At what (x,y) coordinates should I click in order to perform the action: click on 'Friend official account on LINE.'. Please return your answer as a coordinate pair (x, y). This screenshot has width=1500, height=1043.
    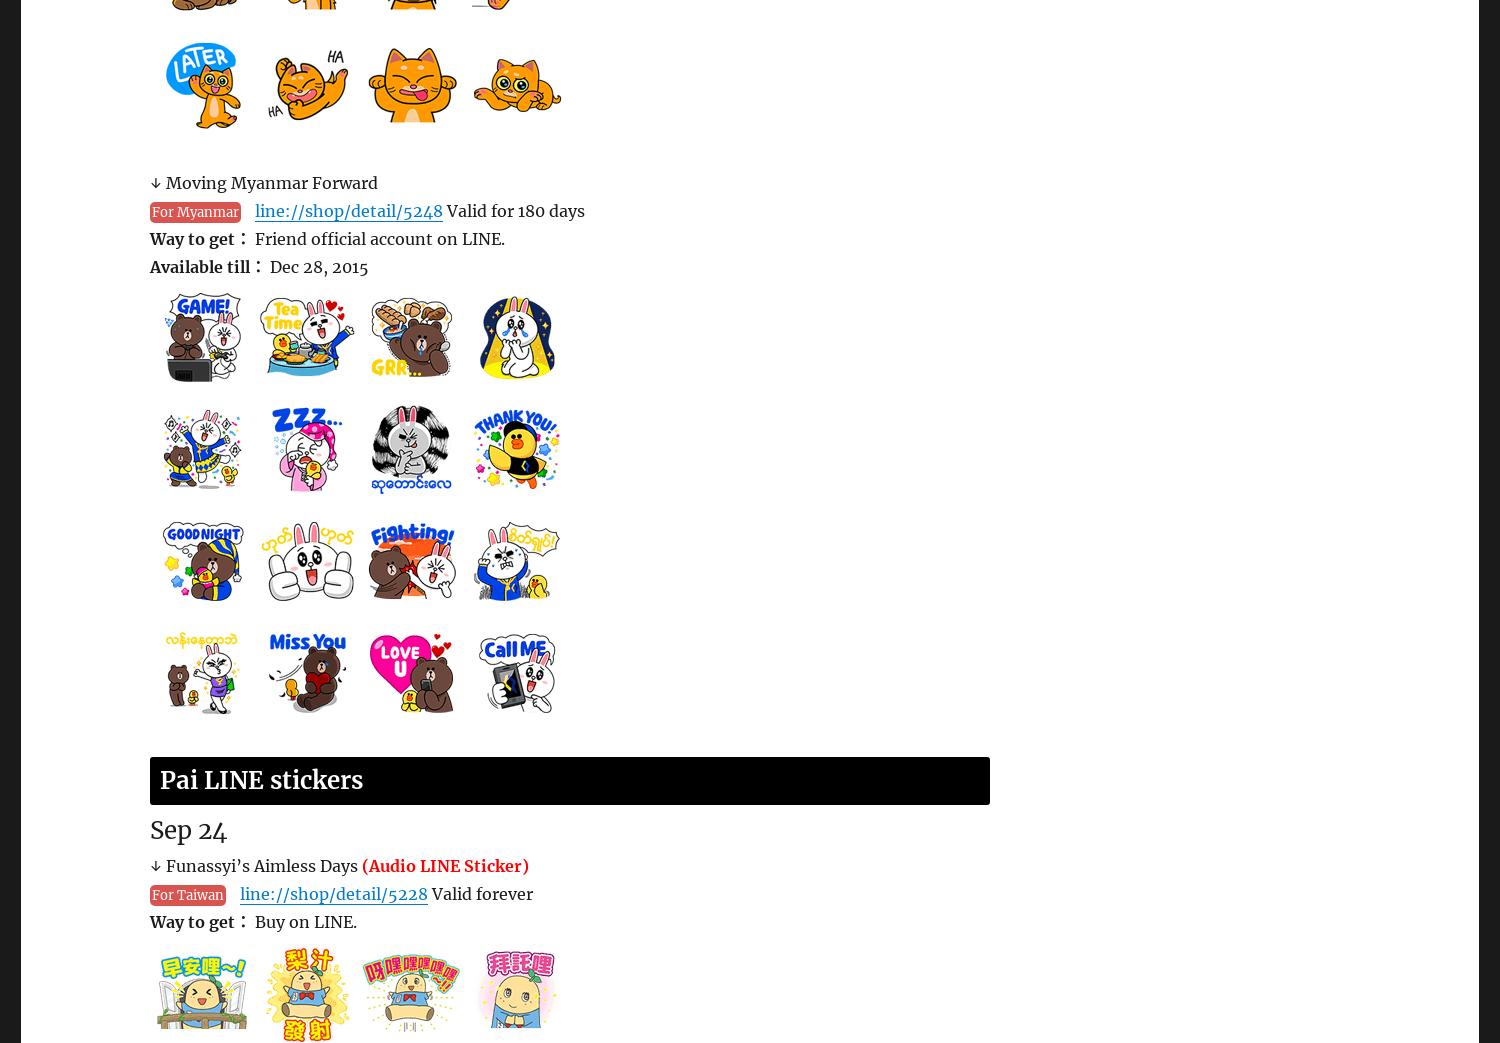
    Looking at the image, I should click on (378, 238).